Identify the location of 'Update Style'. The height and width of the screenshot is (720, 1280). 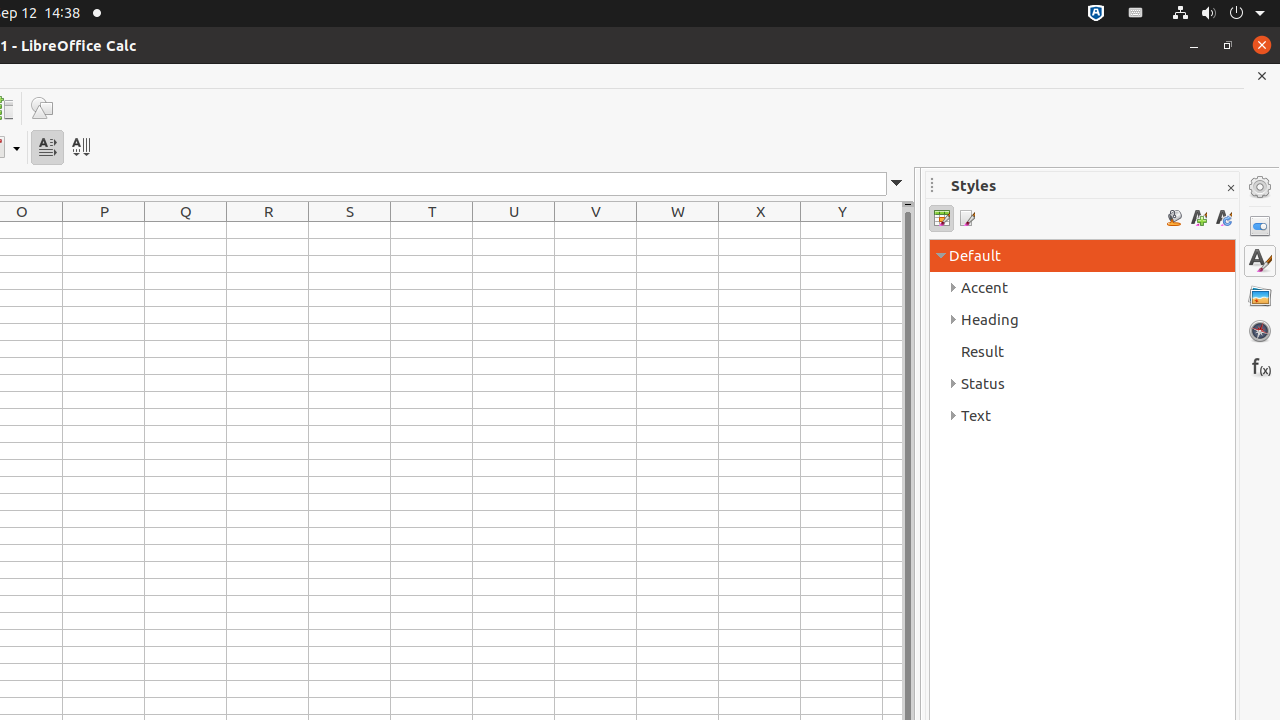
(1222, 218).